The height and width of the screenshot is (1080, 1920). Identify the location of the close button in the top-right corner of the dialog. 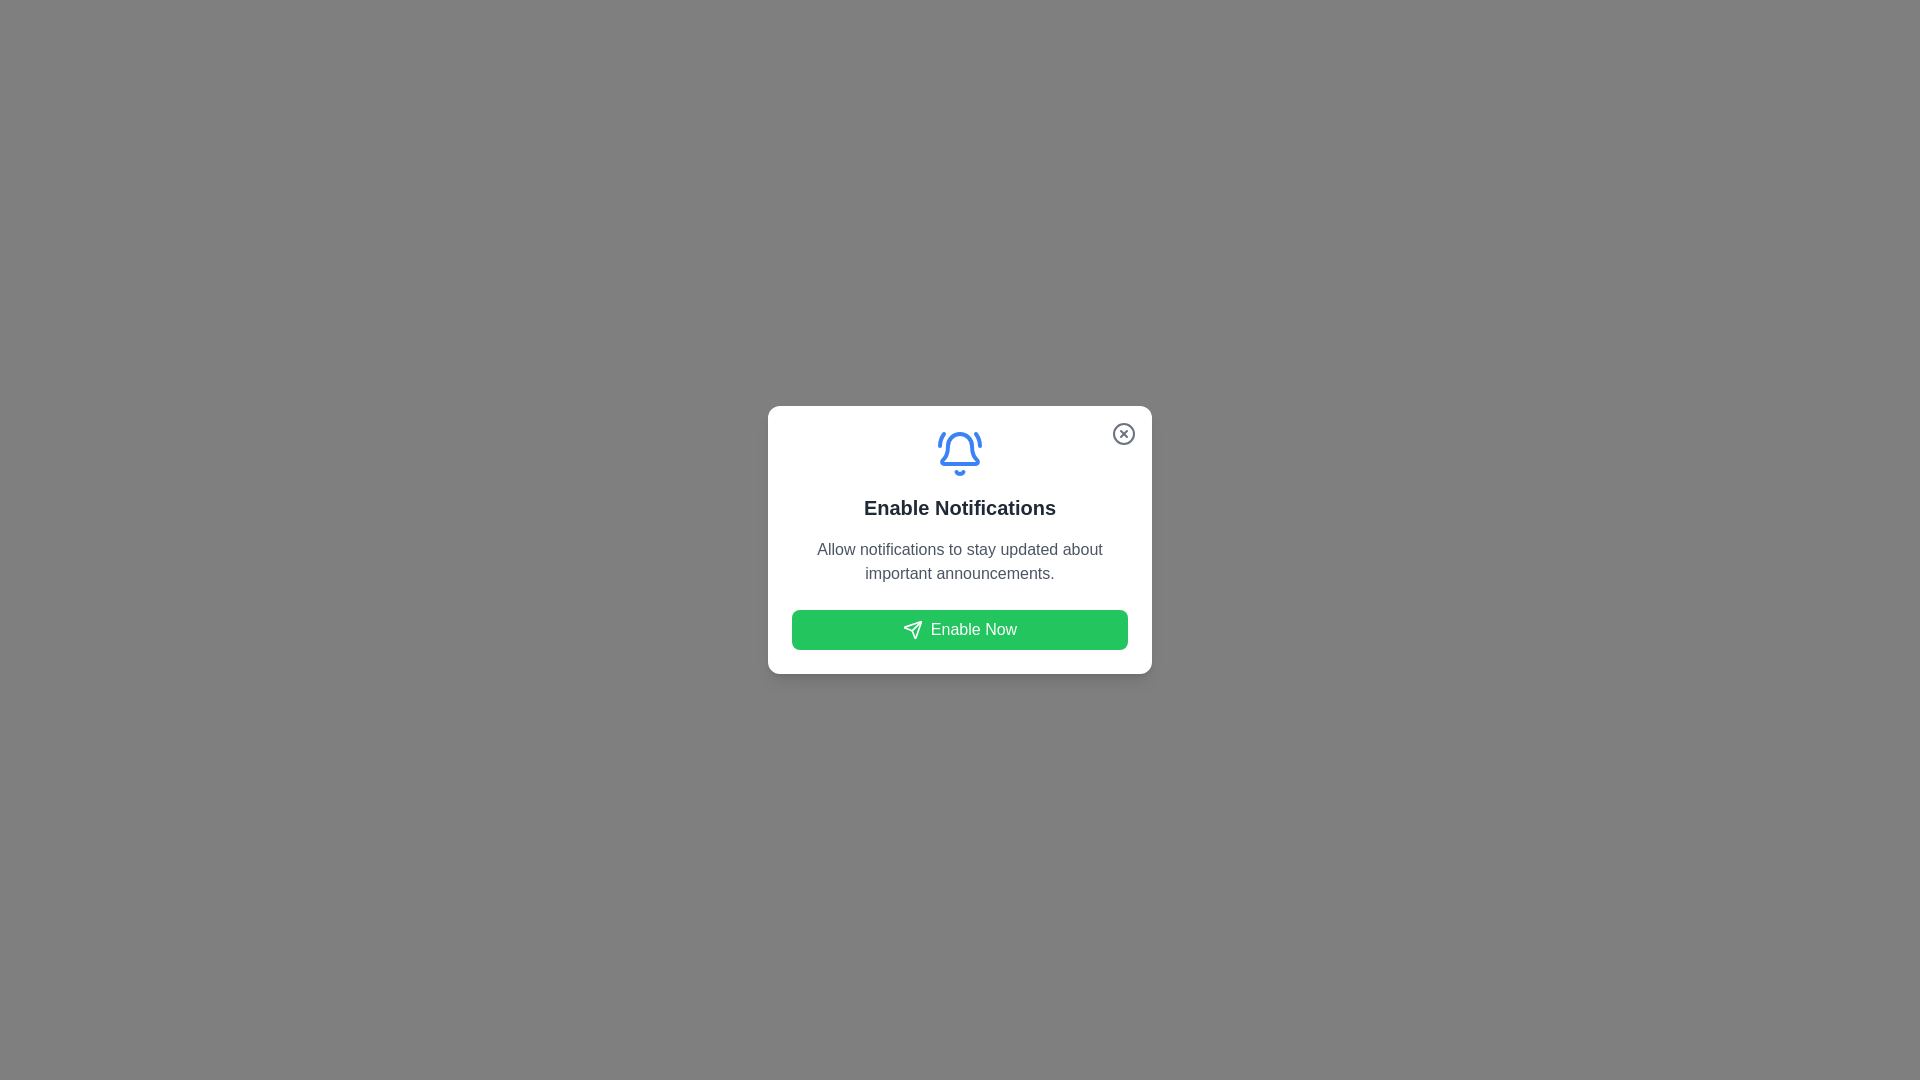
(1123, 433).